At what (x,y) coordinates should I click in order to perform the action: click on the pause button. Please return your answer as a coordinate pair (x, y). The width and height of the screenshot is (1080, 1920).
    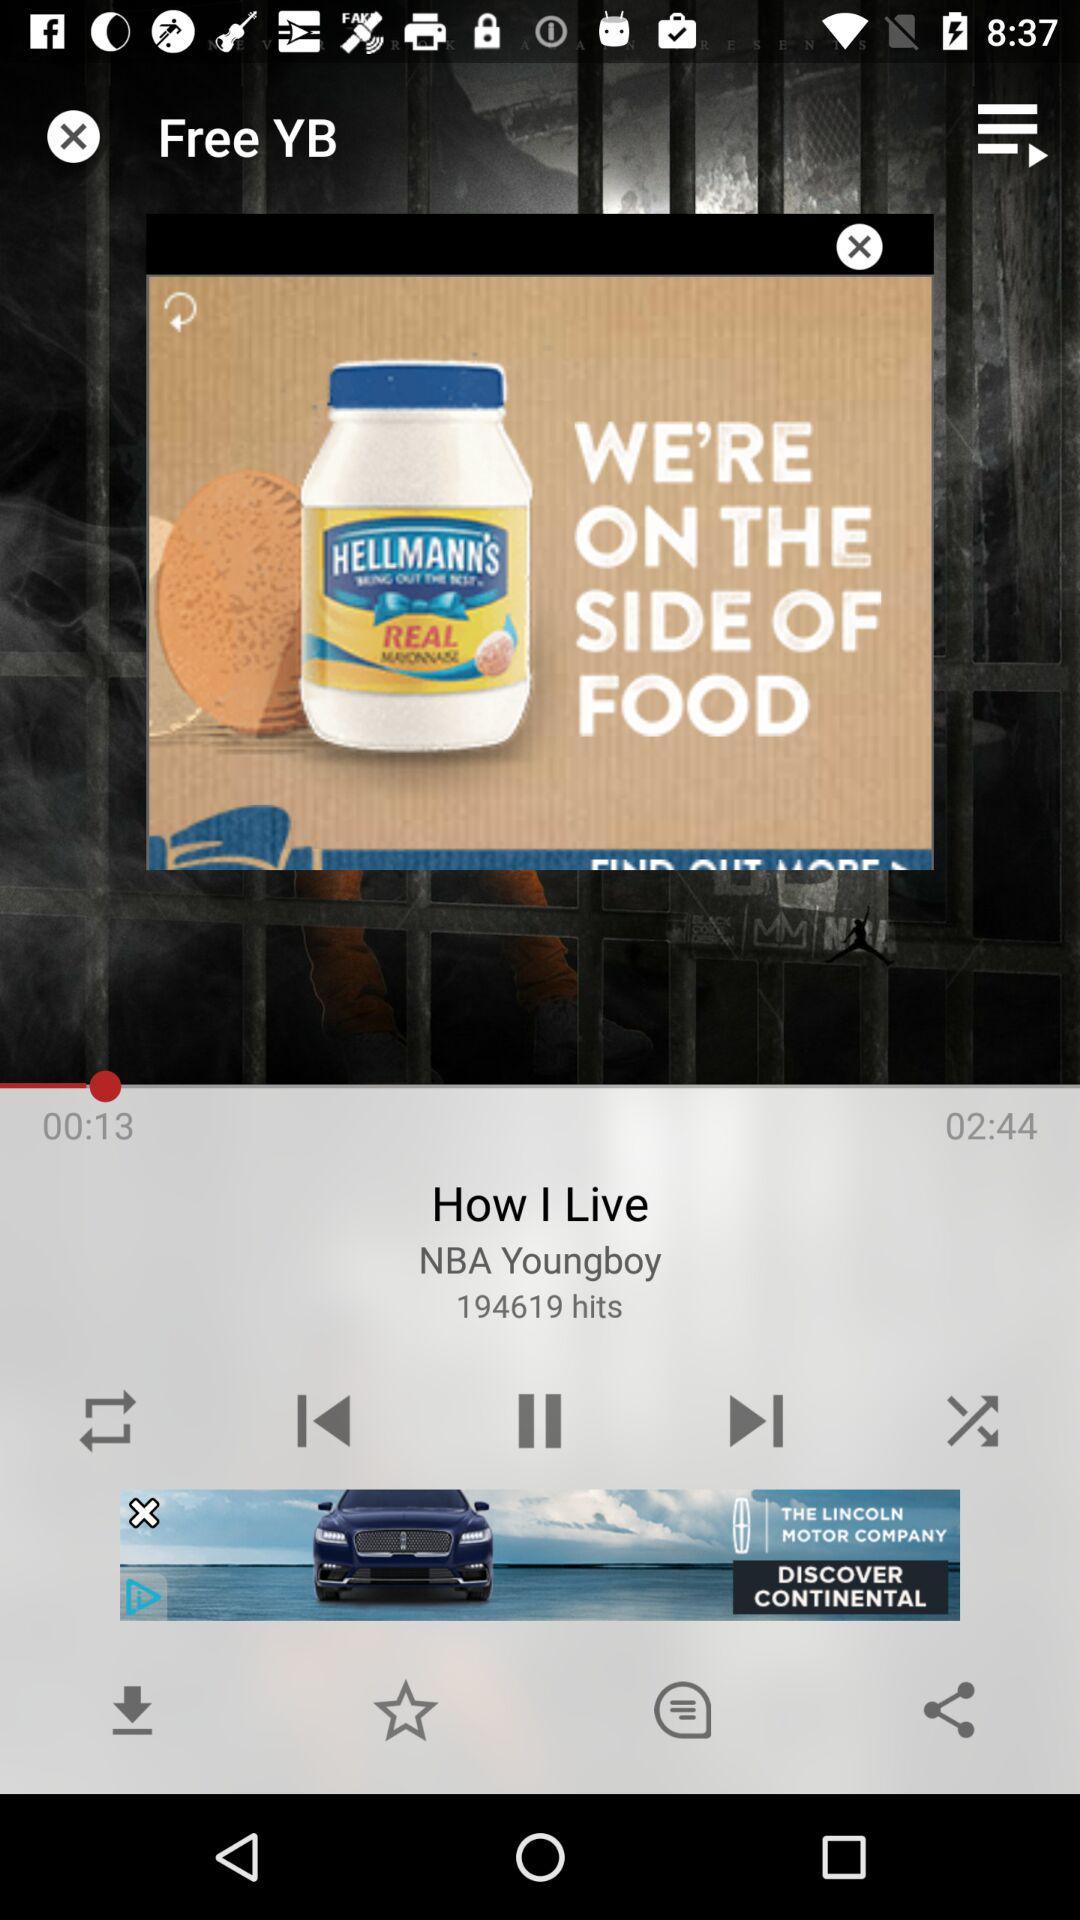
    Looking at the image, I should click on (540, 1419).